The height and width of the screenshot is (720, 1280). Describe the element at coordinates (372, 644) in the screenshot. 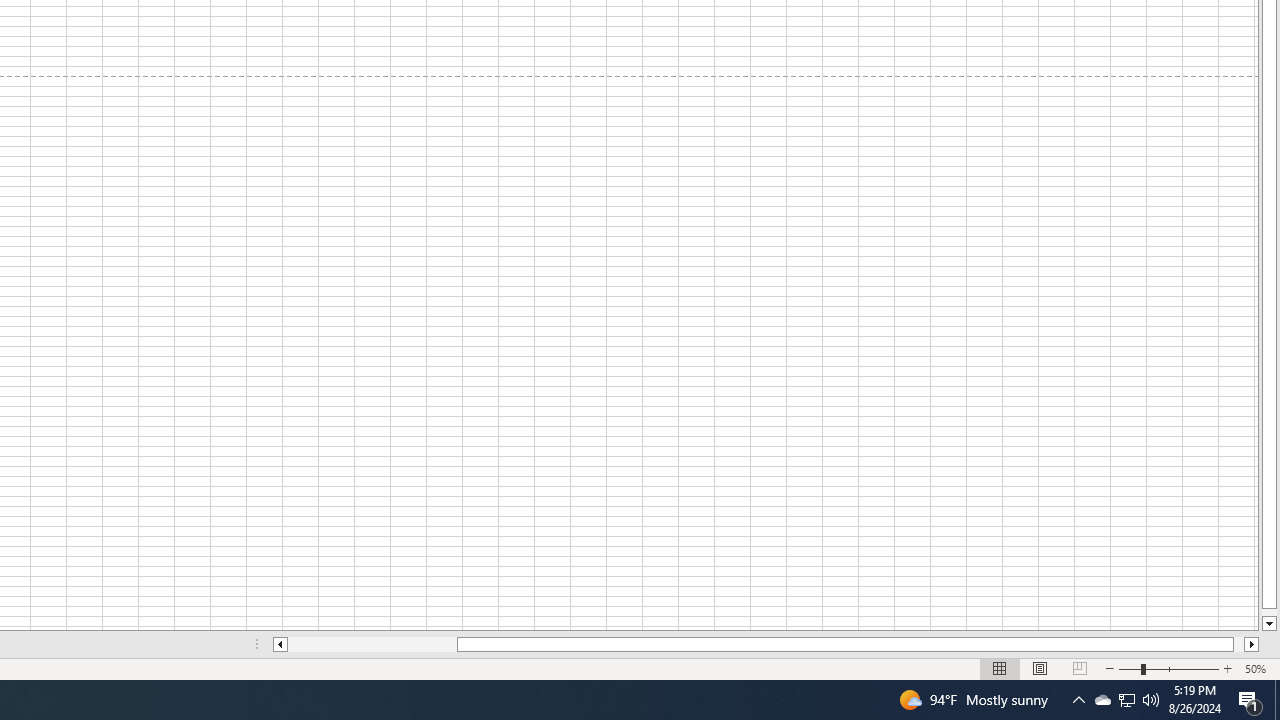

I see `'Page left'` at that location.